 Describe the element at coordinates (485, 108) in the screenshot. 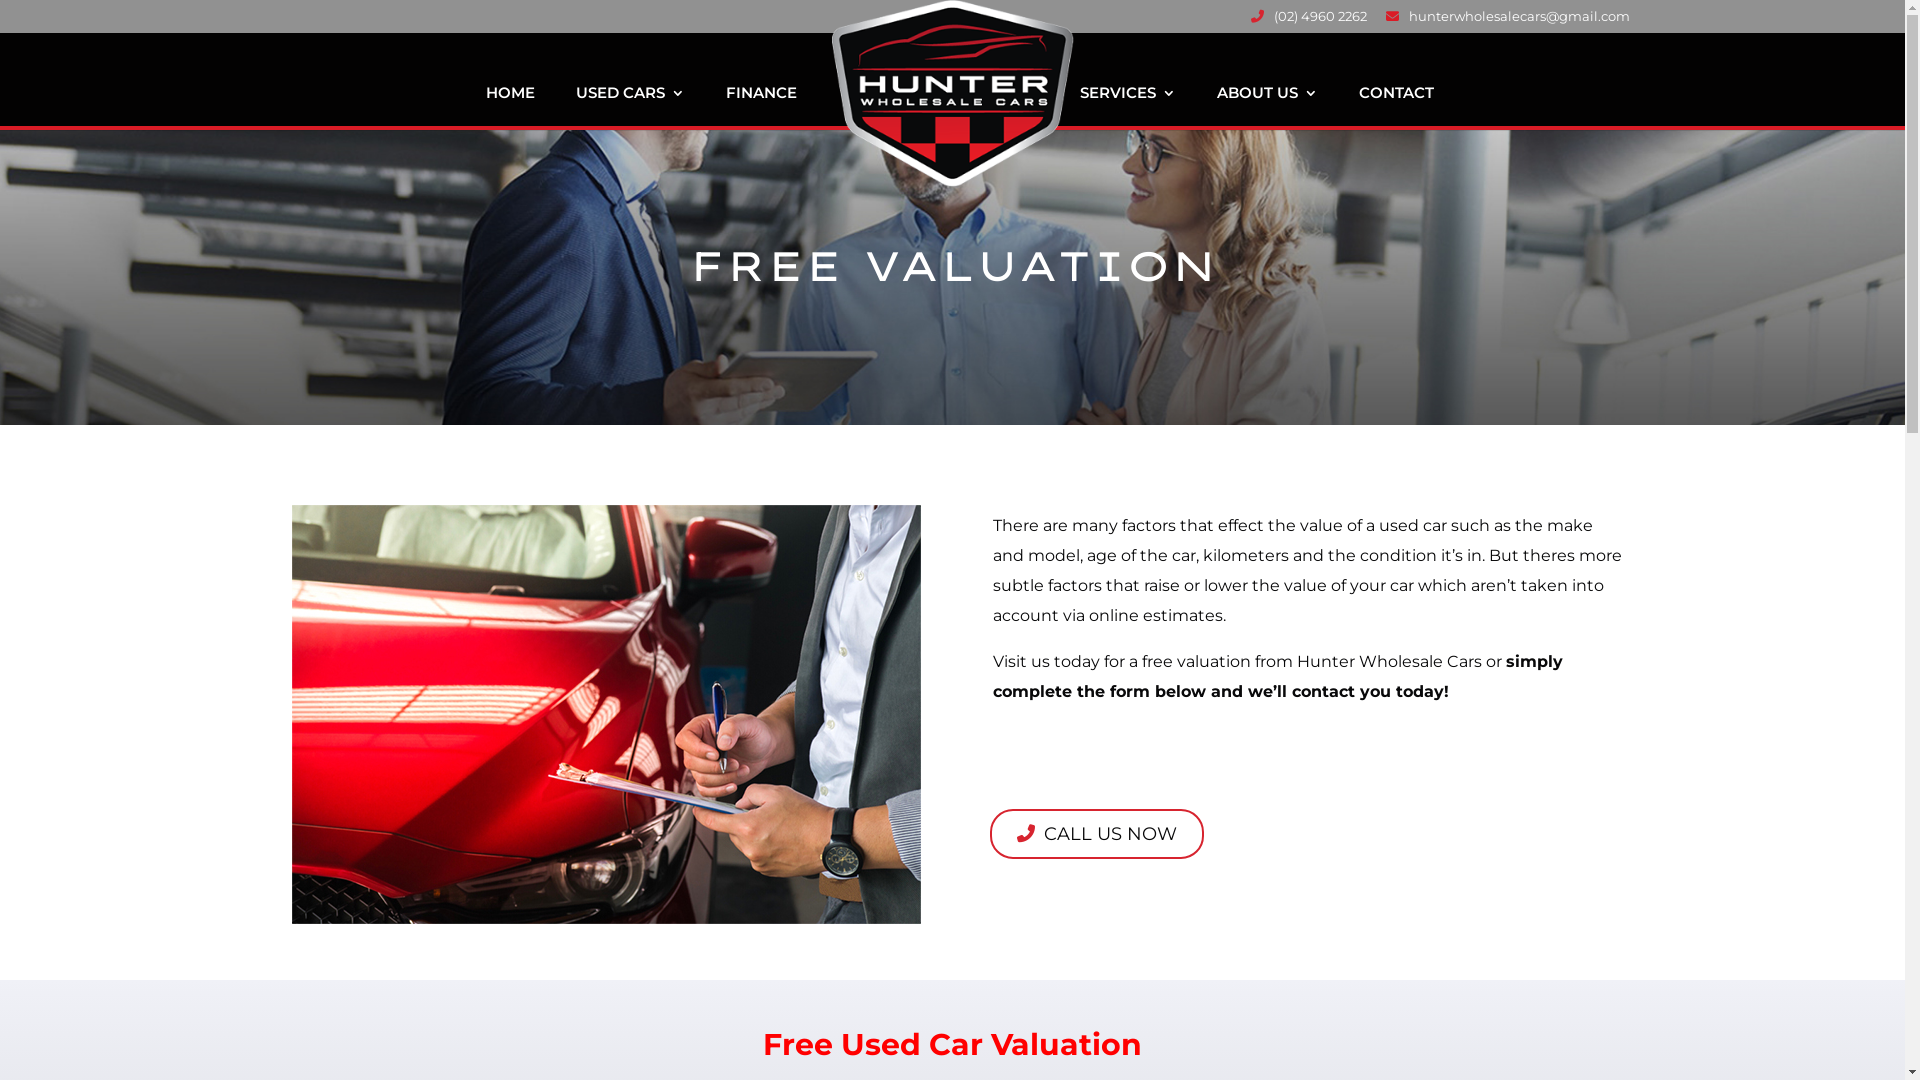

I see `'HOME'` at that location.